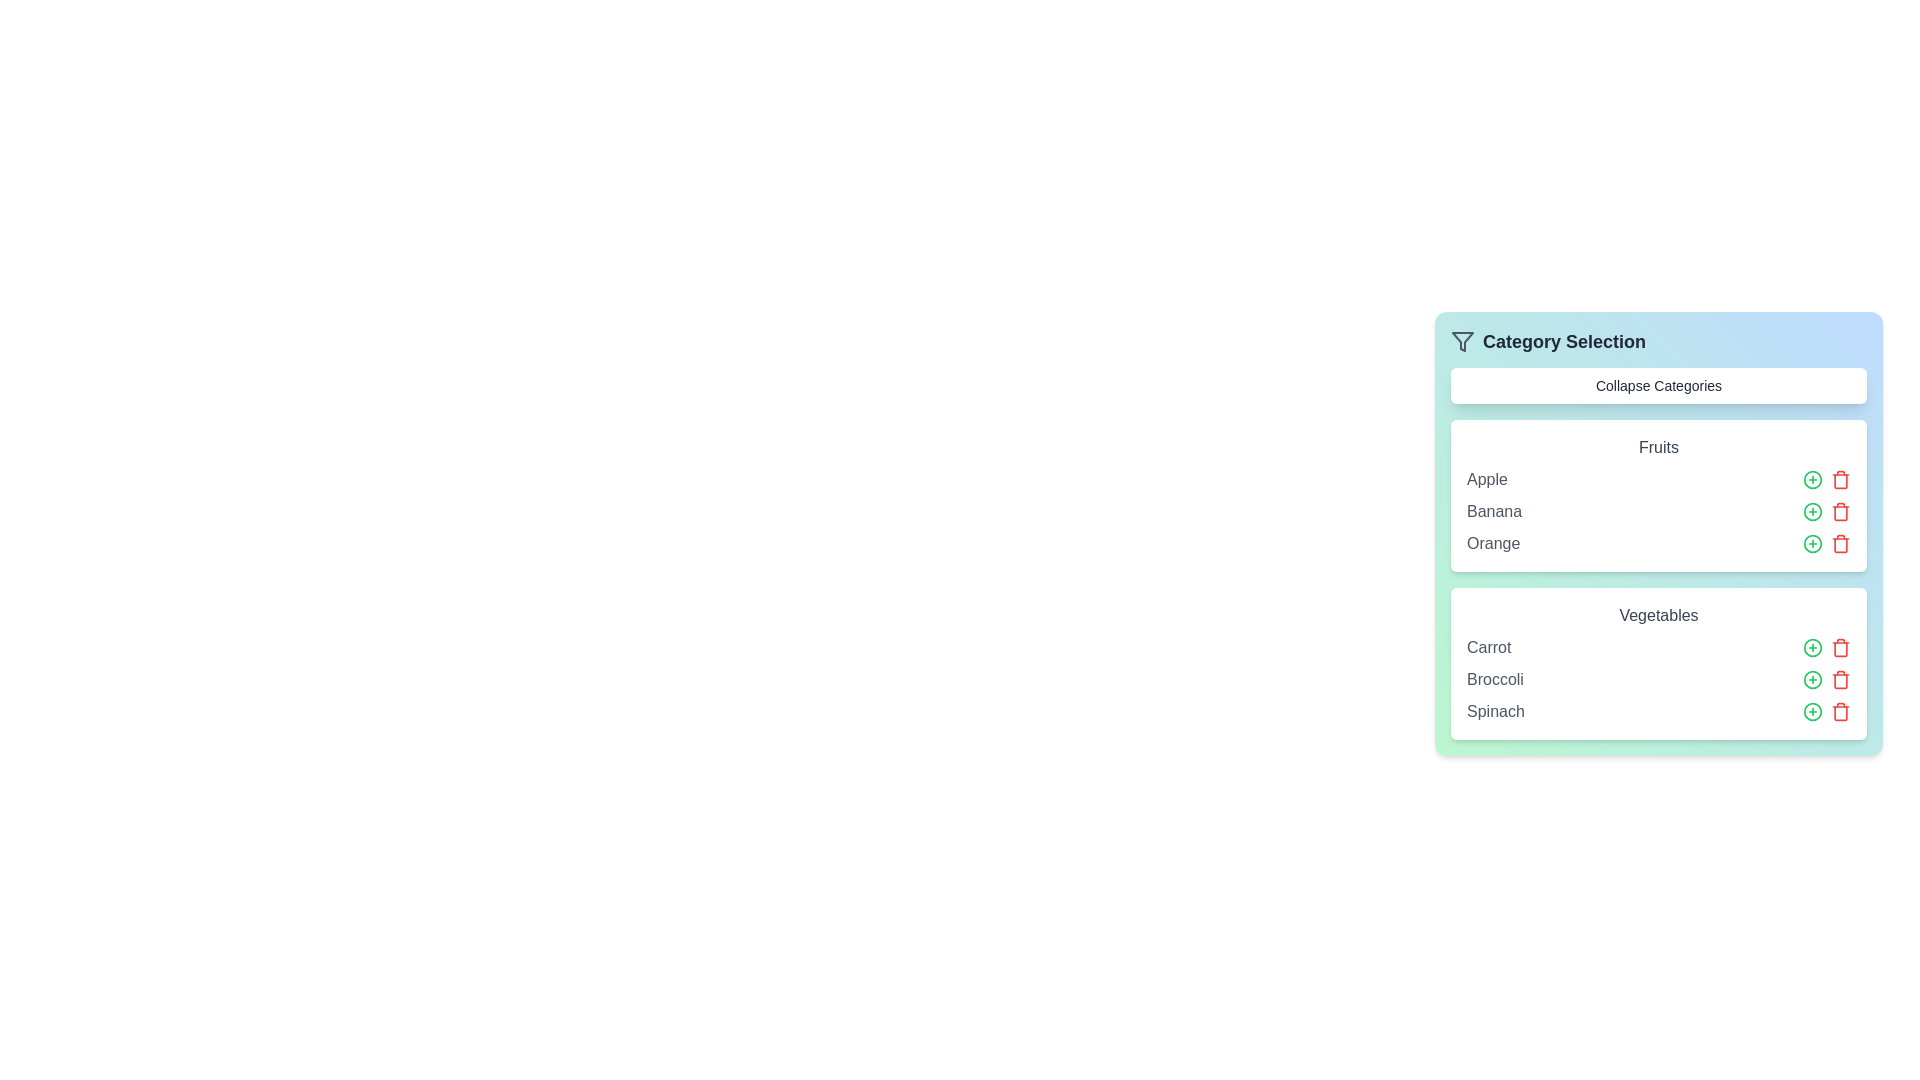 The image size is (1920, 1080). I want to click on the 'Collapse Categories' button to toggle the visibility of categories, so click(1659, 385).